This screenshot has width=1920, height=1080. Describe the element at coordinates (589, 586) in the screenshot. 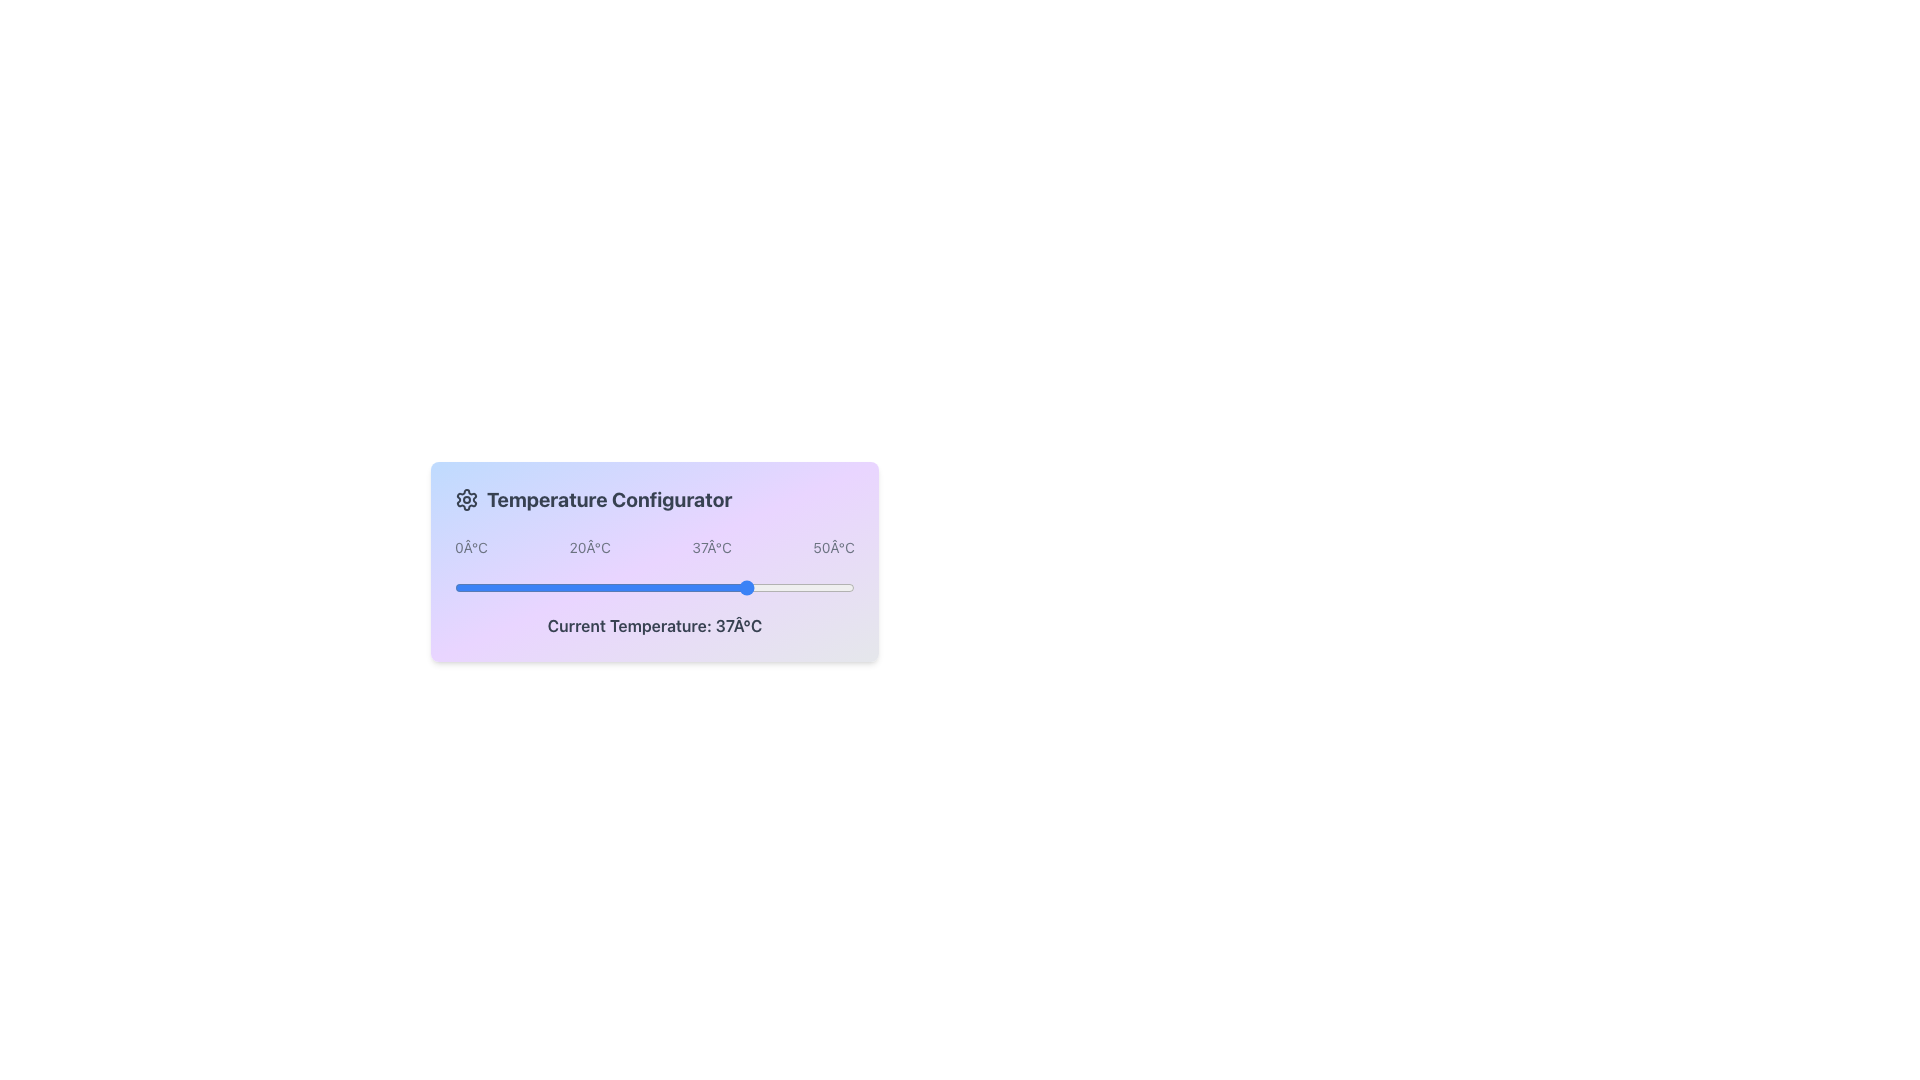

I see `the temperature` at that location.